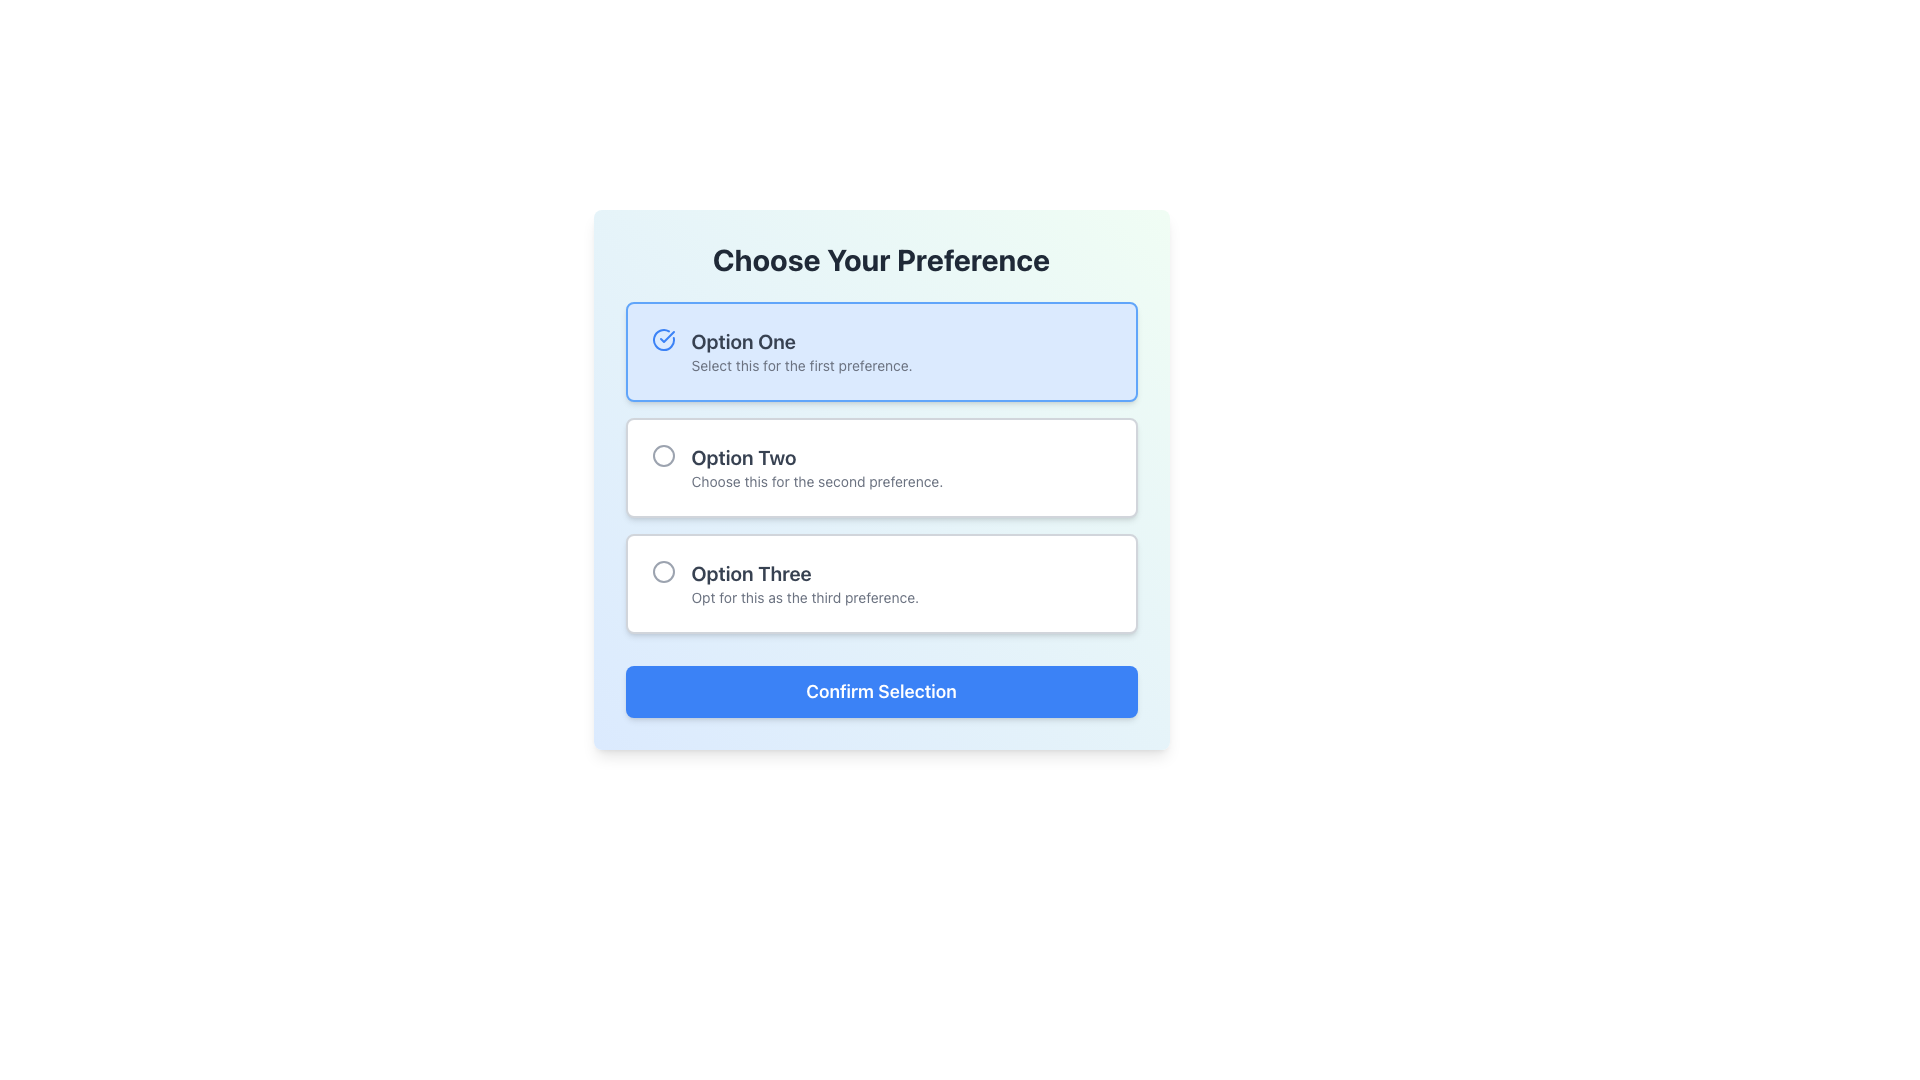 This screenshot has width=1920, height=1080. I want to click on the circular indicator of the radio button for 'Option Two', so click(663, 455).